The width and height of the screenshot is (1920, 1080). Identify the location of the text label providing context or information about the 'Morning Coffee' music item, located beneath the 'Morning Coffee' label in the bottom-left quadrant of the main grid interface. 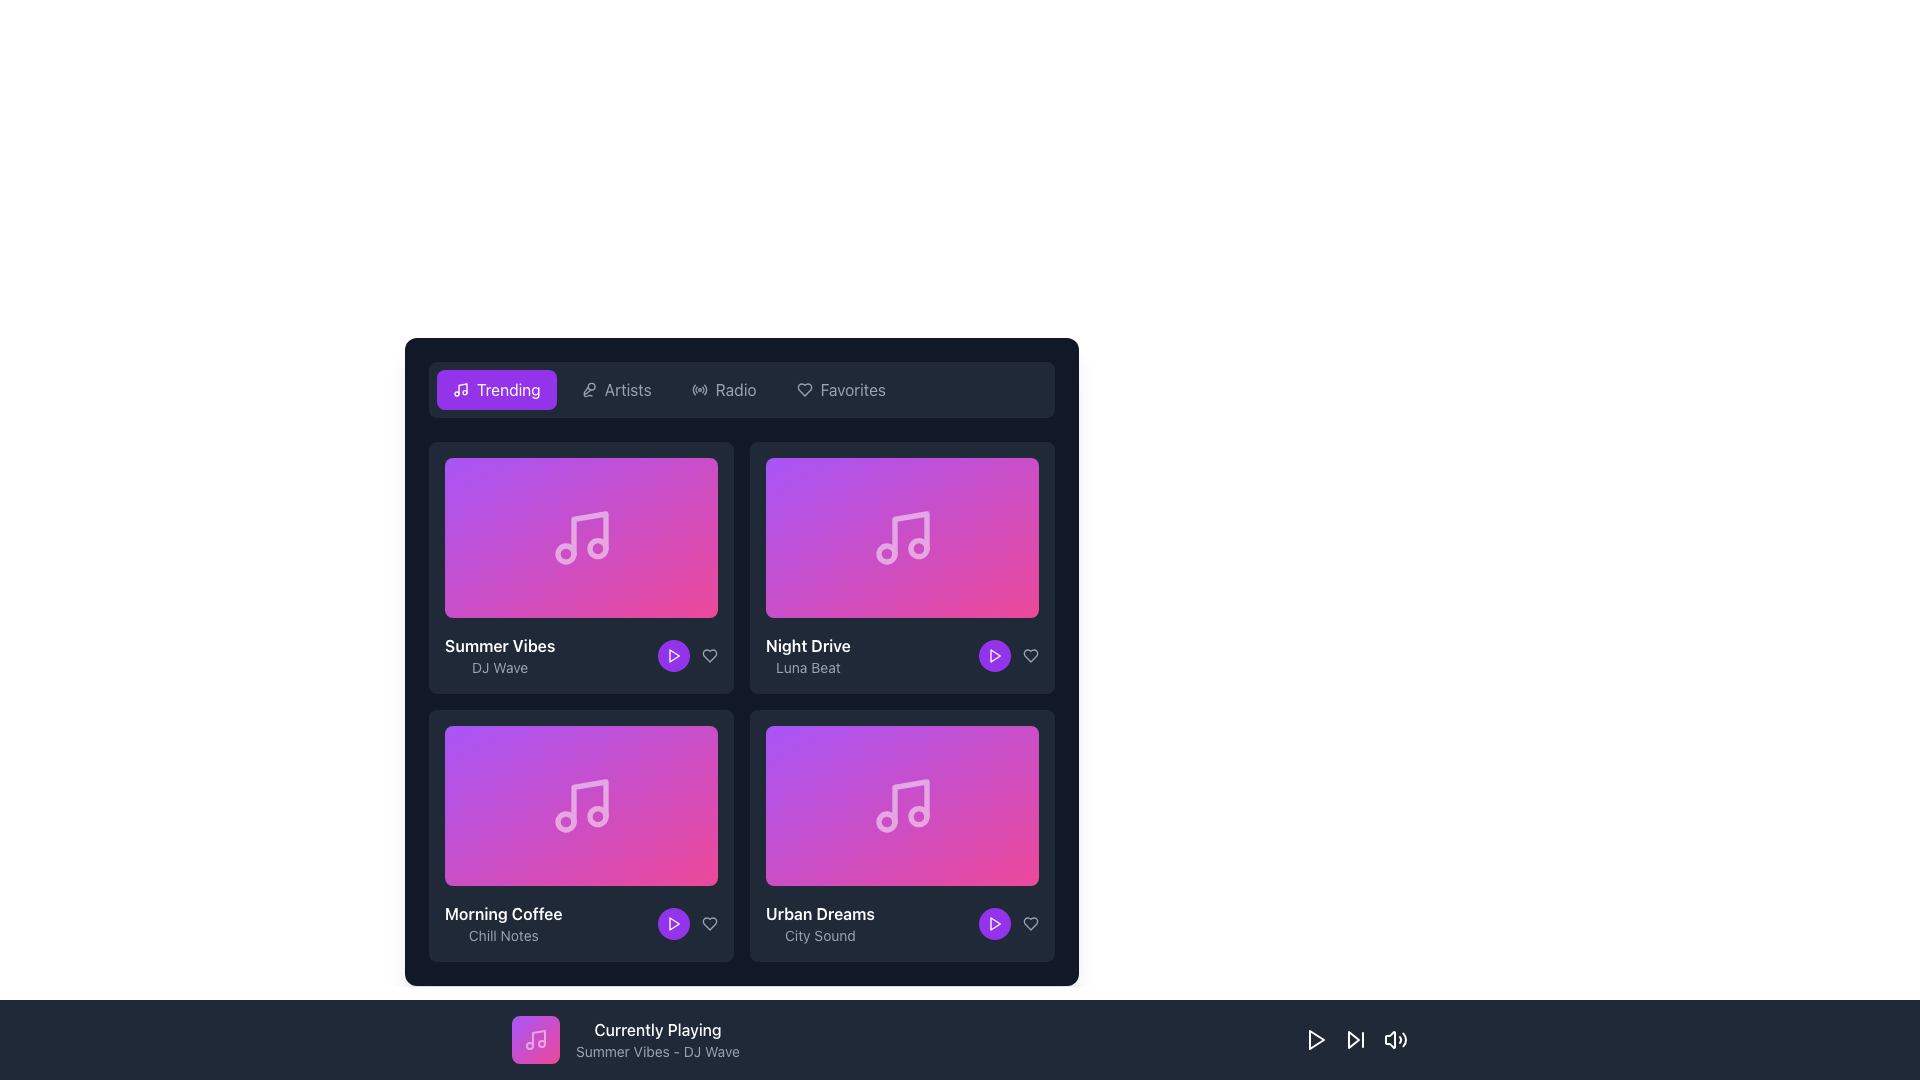
(503, 936).